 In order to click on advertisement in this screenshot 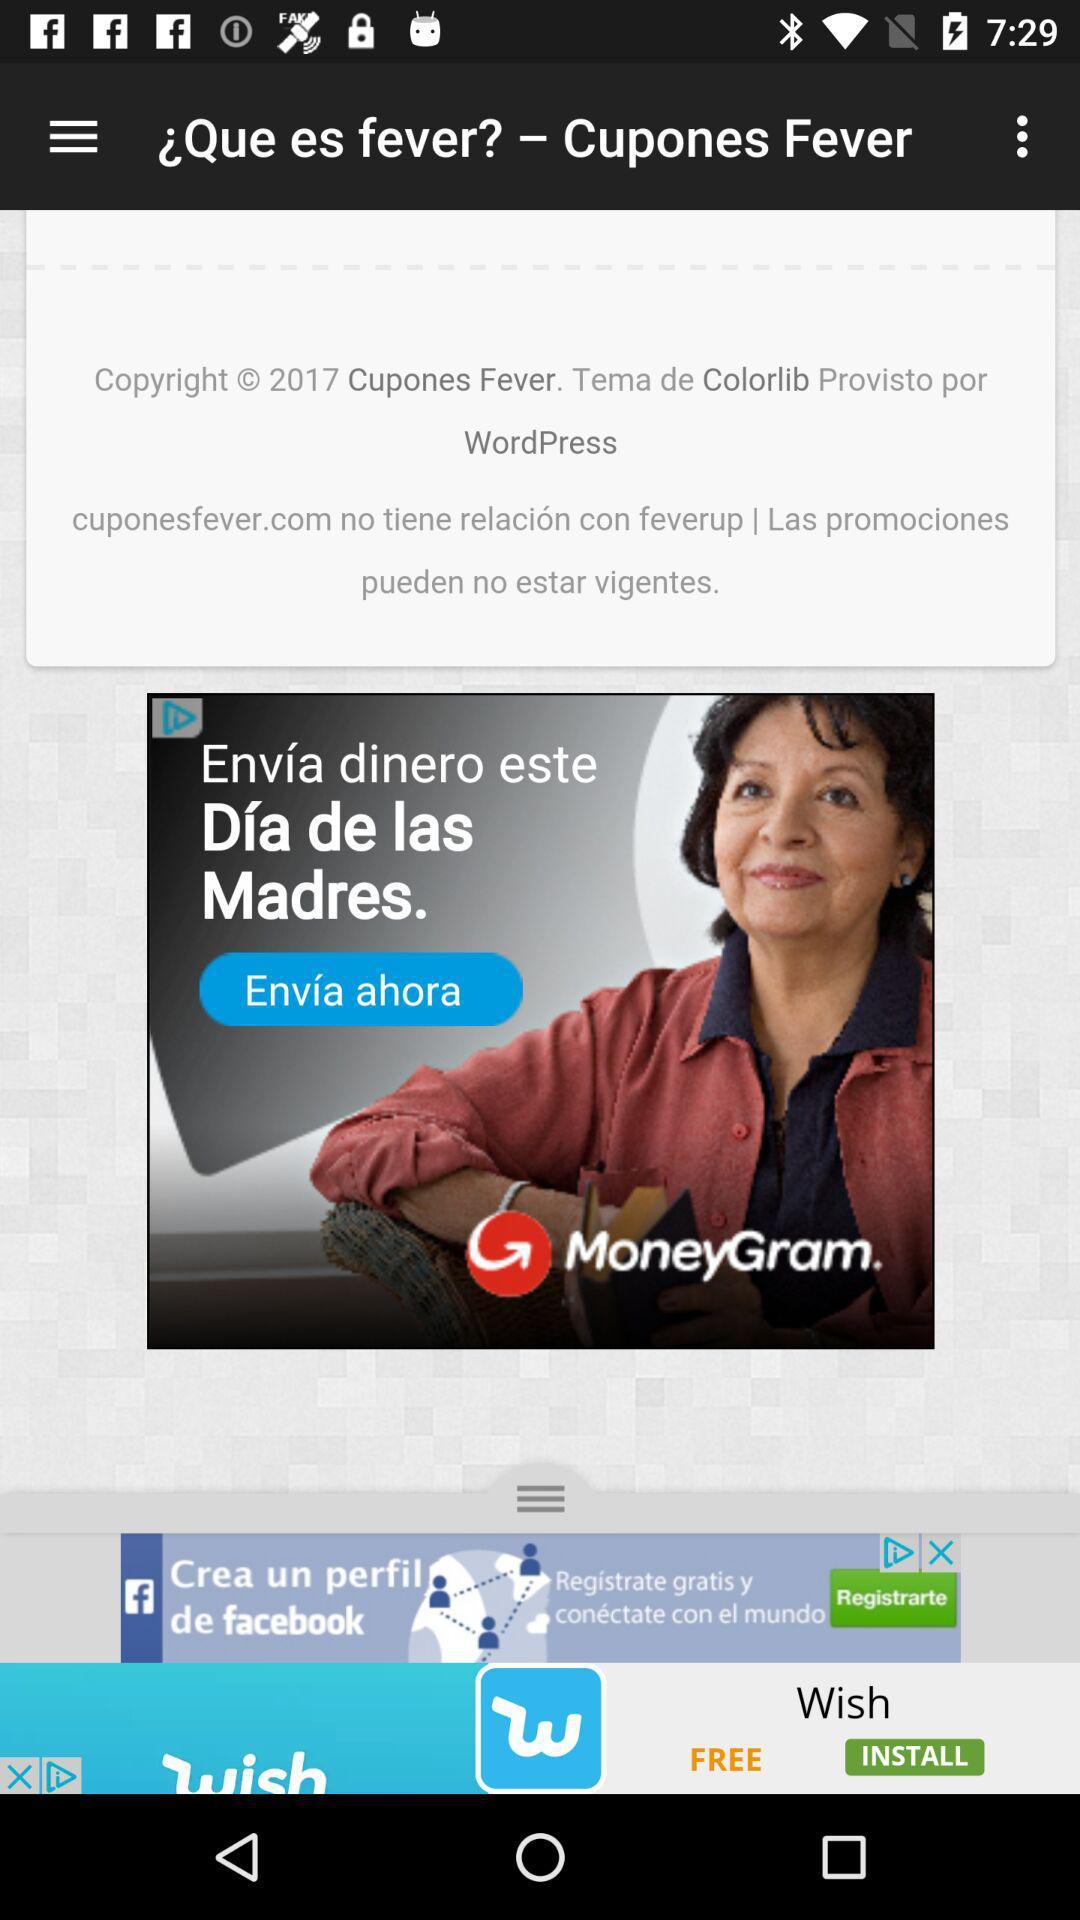, I will do `click(540, 1727)`.